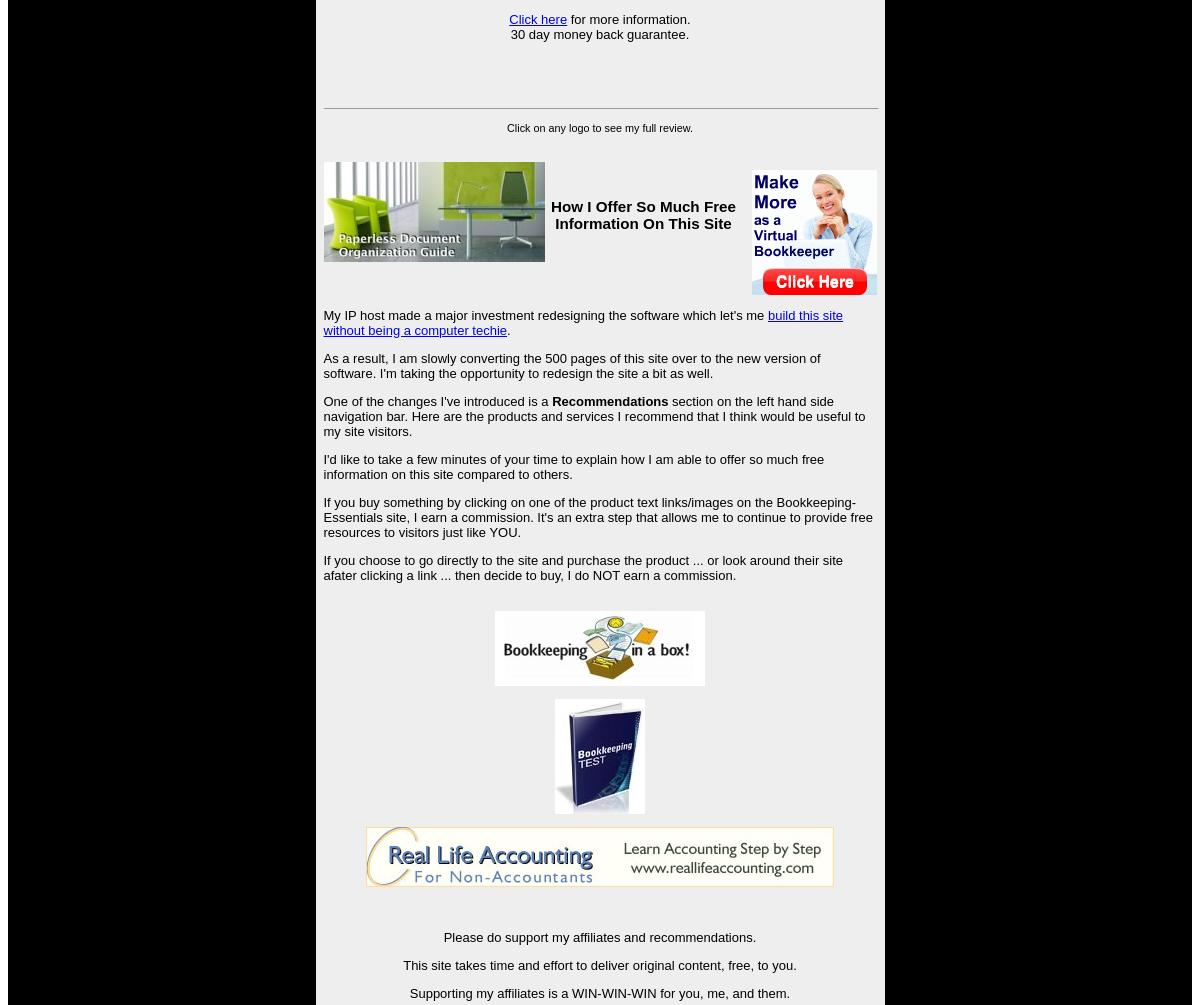 The height and width of the screenshot is (1005, 1200). Describe the element at coordinates (593, 415) in the screenshot. I see `'section on the left hand side navigation bar. Here are the products and services I recommend that I think would be useful to my site visitors.'` at that location.